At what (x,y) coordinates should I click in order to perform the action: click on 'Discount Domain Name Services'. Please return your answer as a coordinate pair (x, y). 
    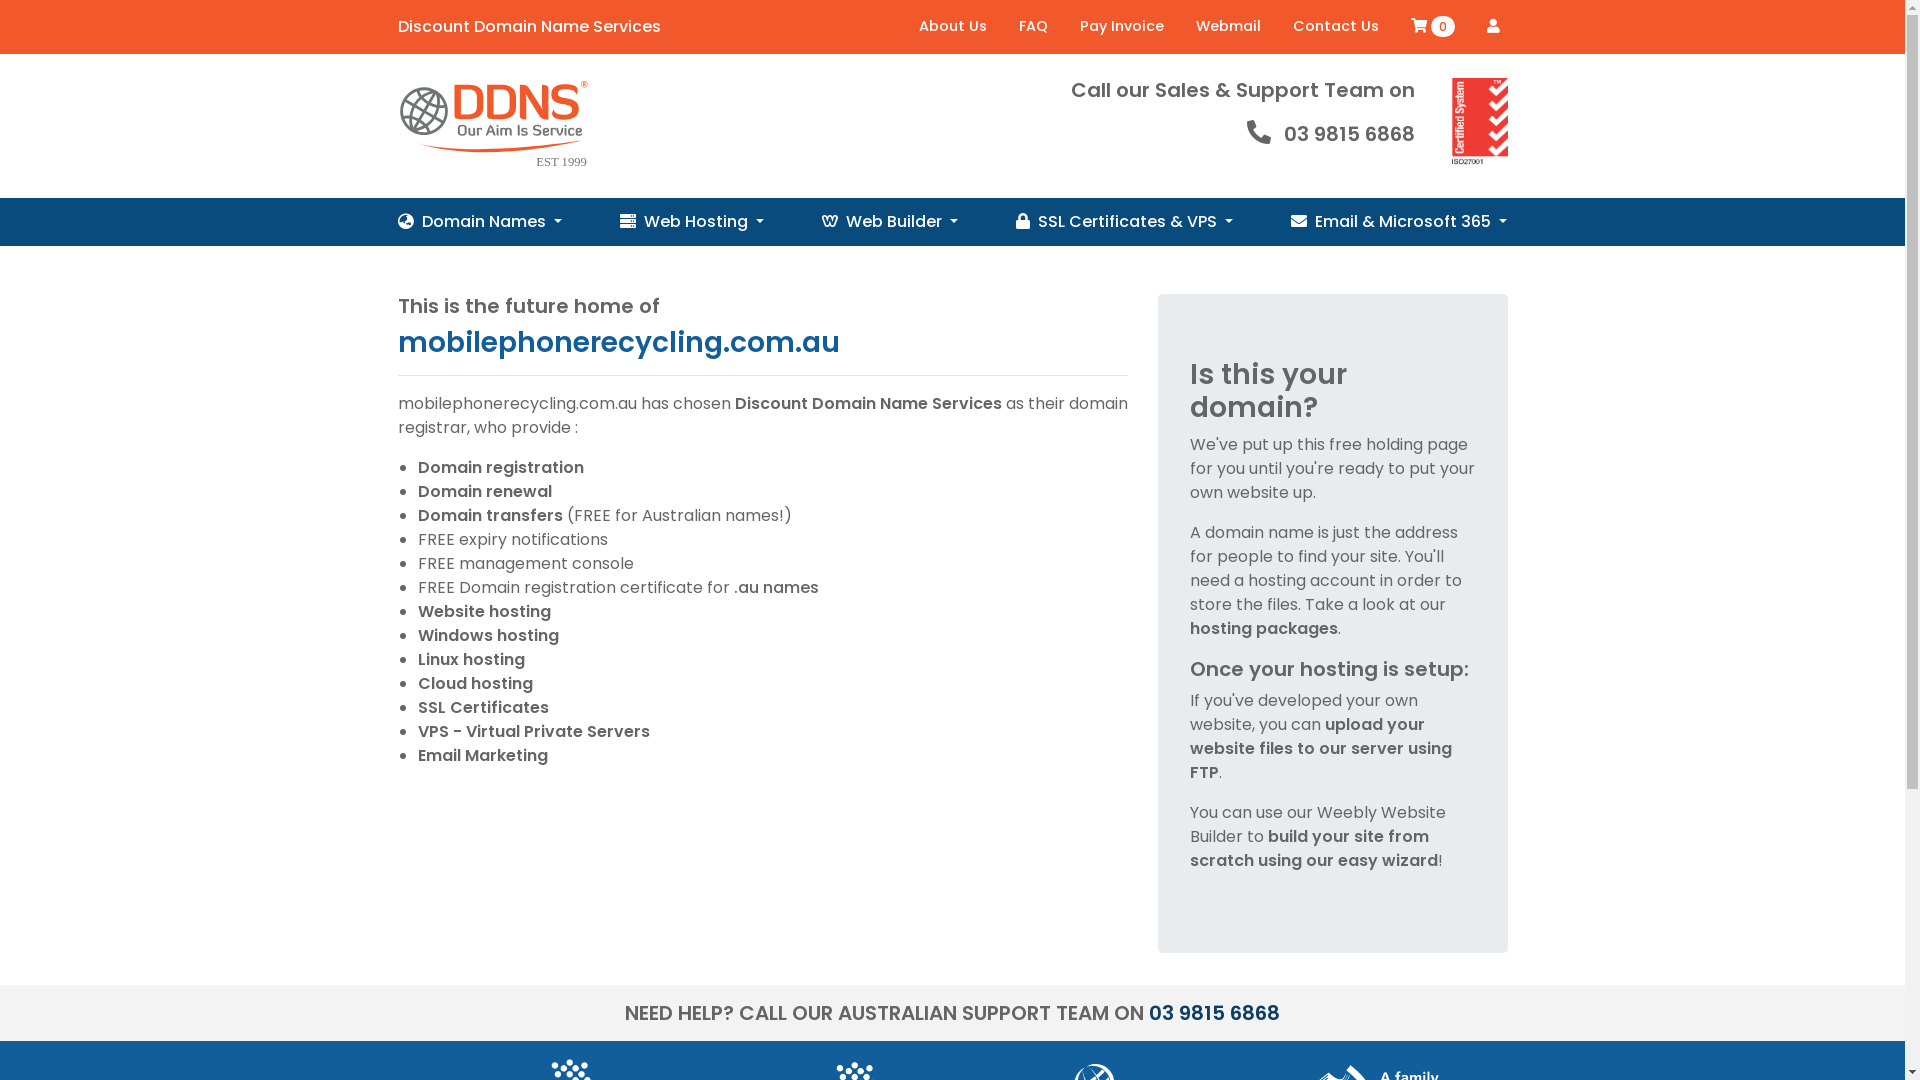
    Looking at the image, I should click on (529, 27).